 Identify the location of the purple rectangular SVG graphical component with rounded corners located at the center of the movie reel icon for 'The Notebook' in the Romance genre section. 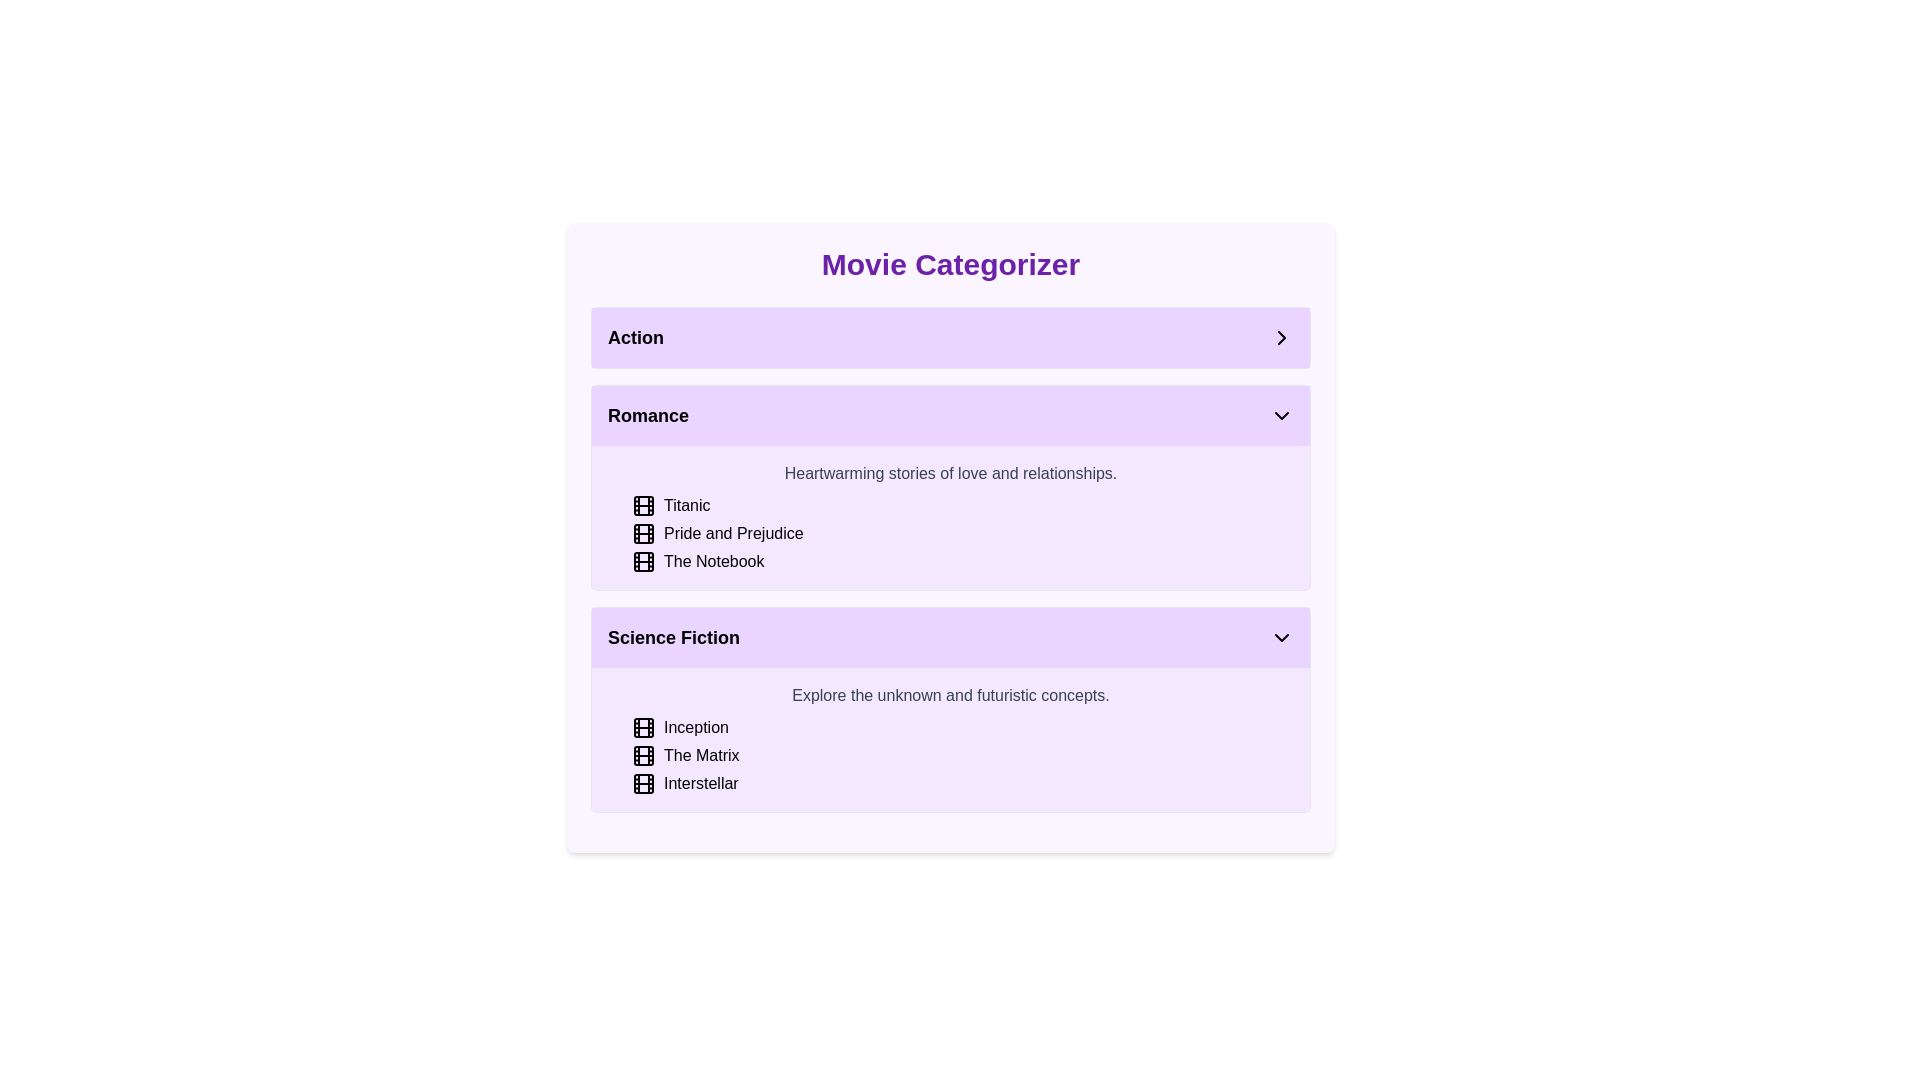
(643, 562).